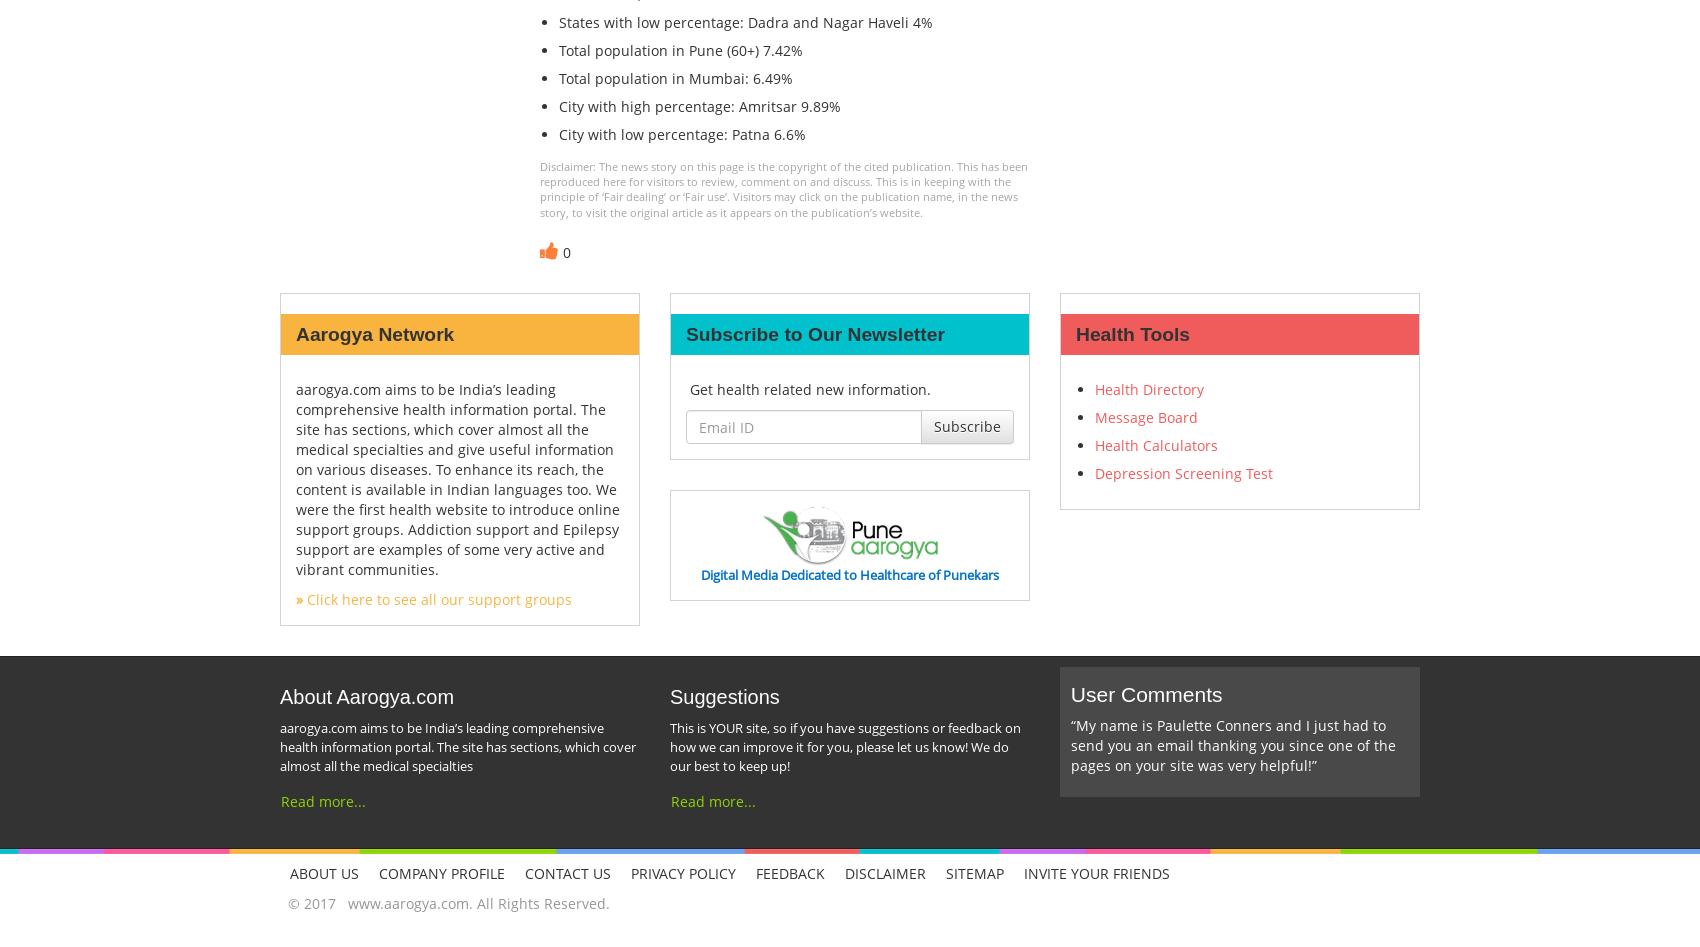 This screenshot has width=1700, height=947. I want to click on '“My name is Paulette Conners and I just had to send you an email thanking you since one of the pages on your site was very helpful!”', so click(1231, 743).